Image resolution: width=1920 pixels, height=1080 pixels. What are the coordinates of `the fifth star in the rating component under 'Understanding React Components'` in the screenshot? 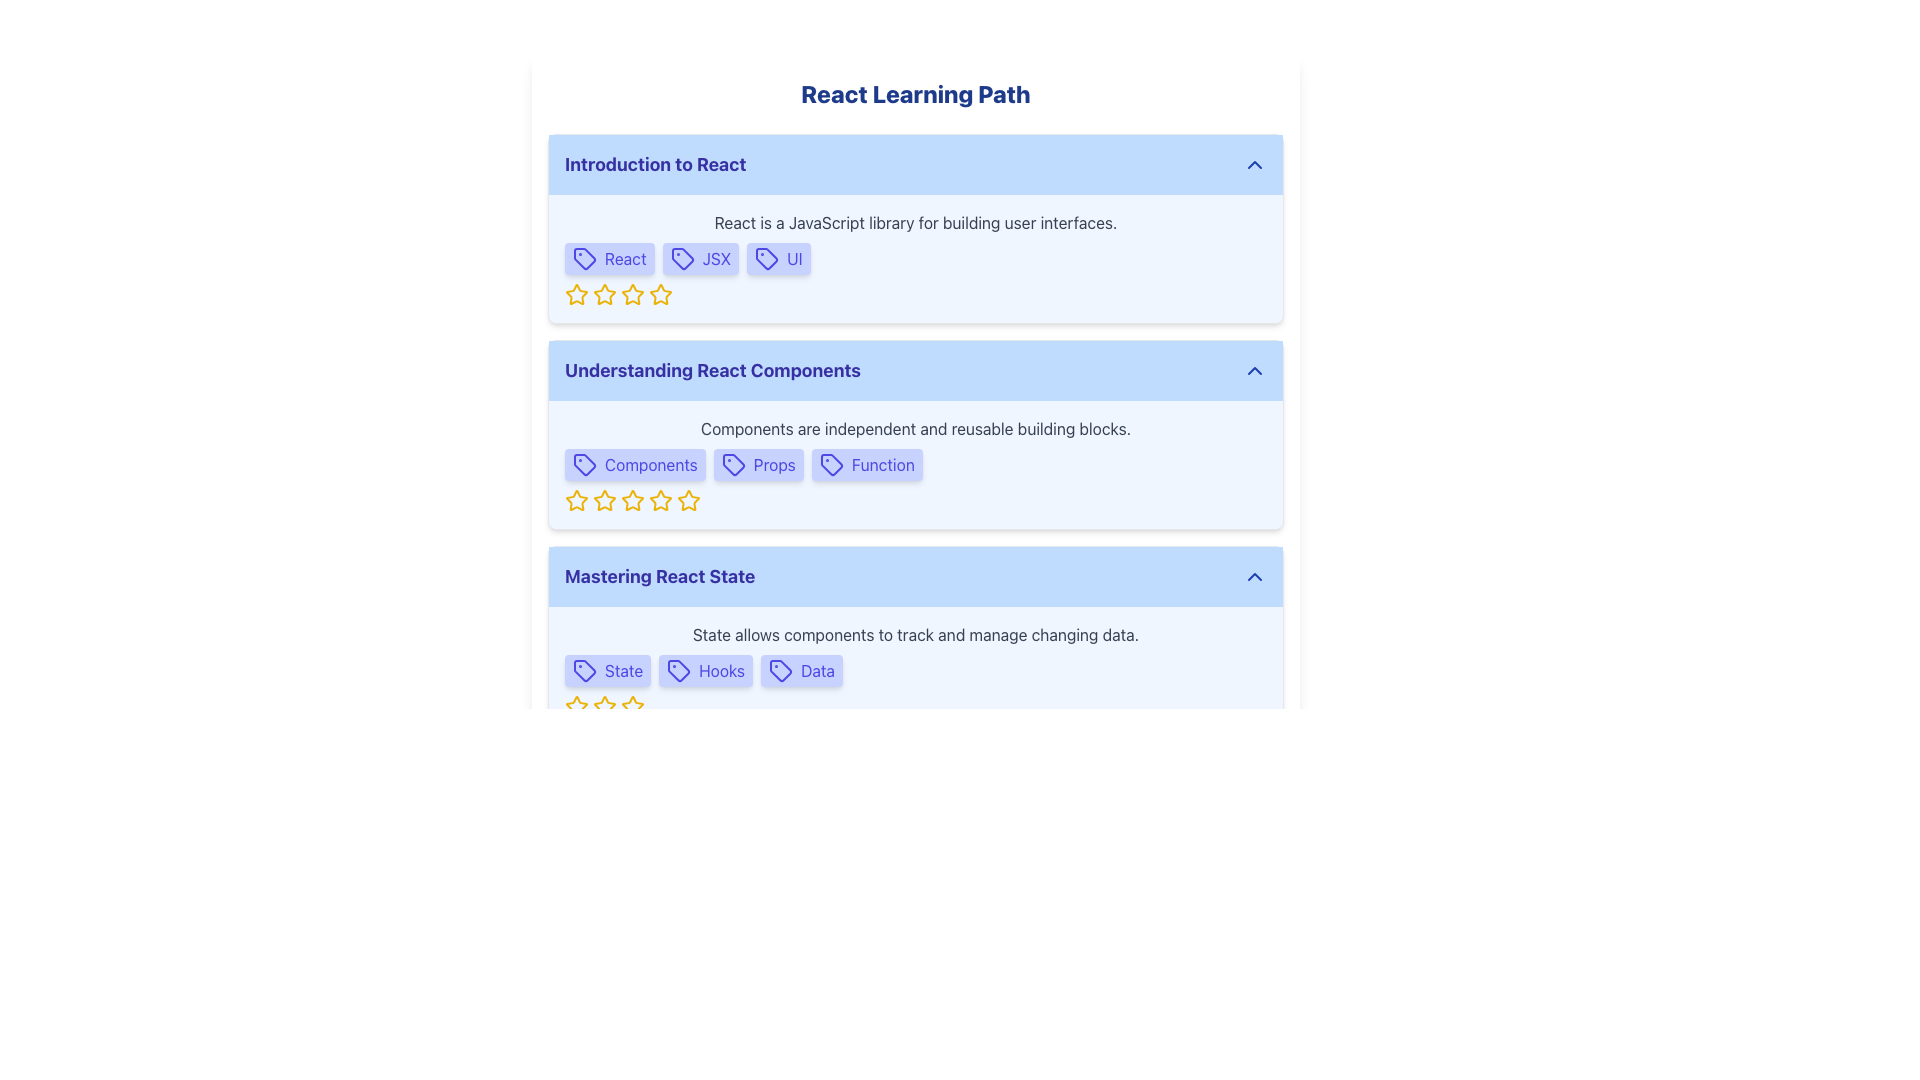 It's located at (689, 499).